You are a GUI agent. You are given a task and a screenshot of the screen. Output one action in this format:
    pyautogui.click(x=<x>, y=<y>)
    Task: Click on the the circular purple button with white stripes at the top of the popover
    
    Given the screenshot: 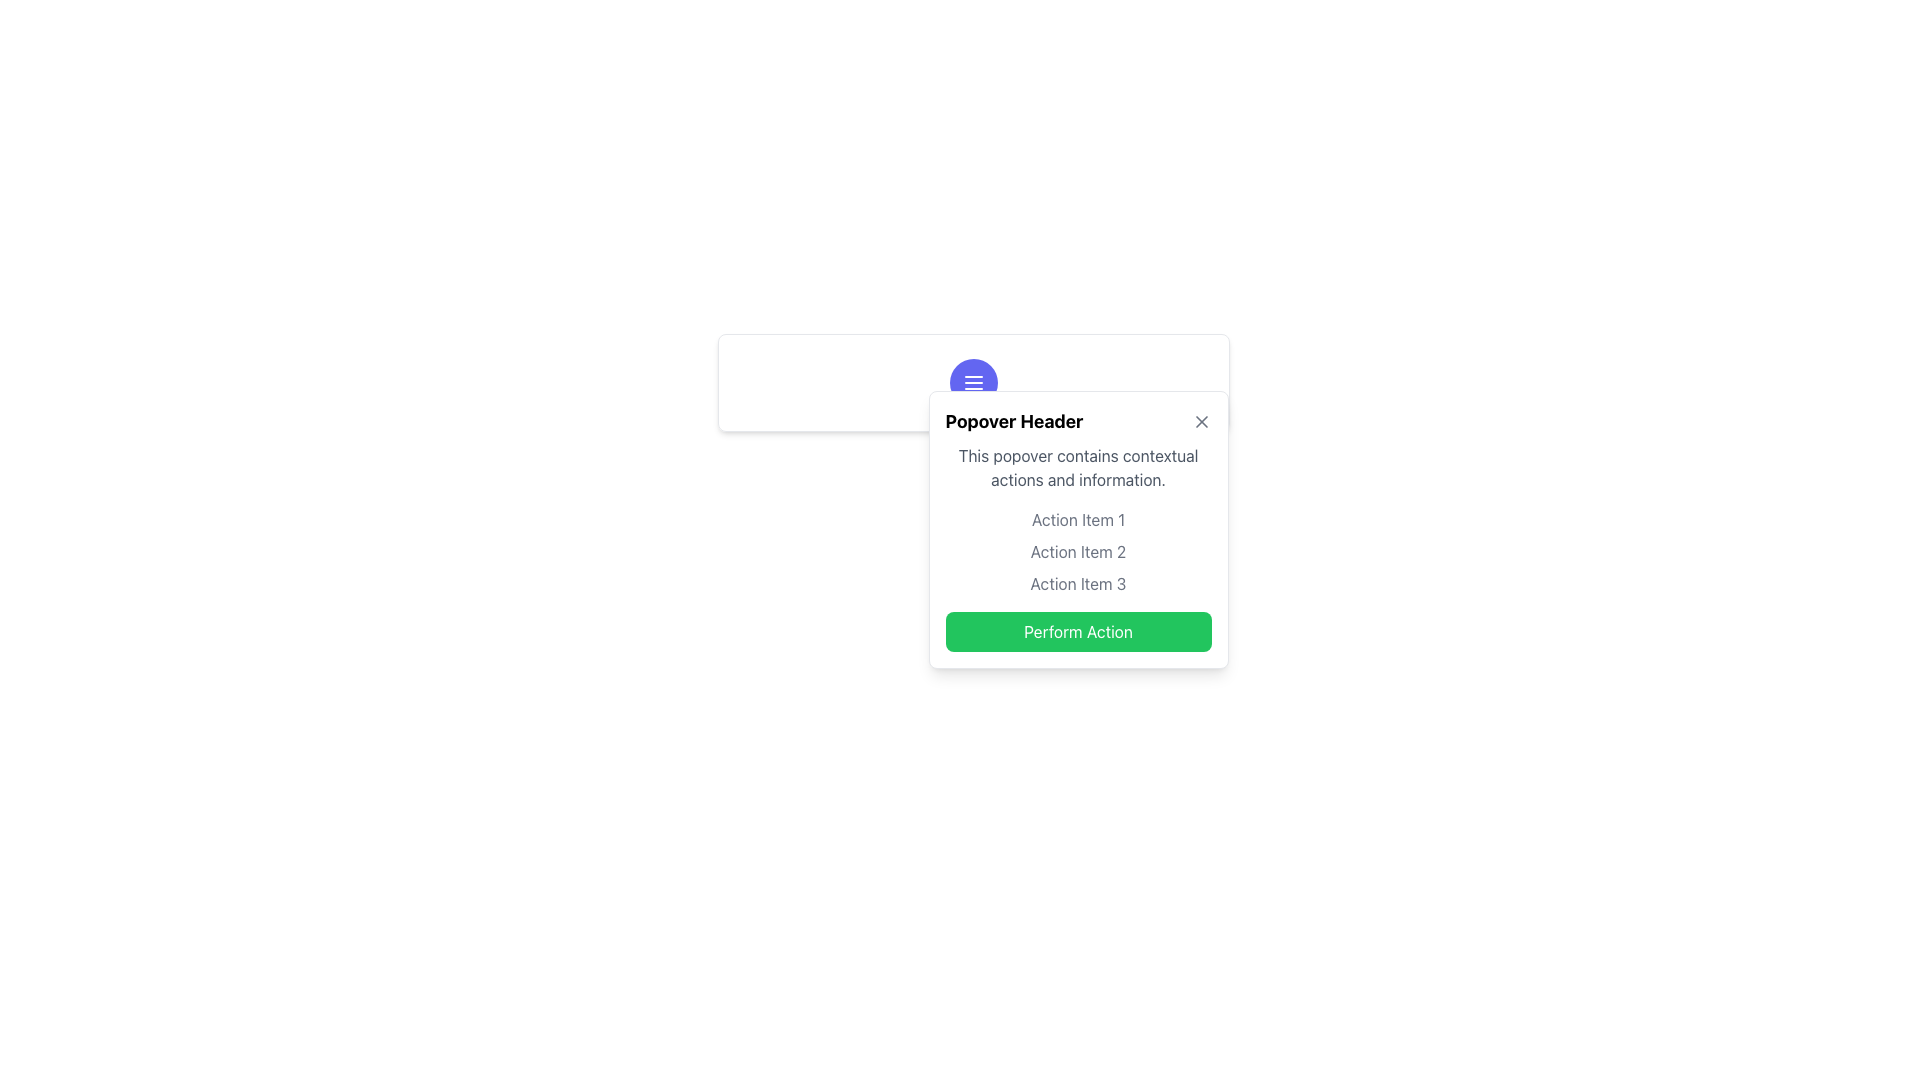 What is the action you would take?
    pyautogui.click(x=973, y=382)
    